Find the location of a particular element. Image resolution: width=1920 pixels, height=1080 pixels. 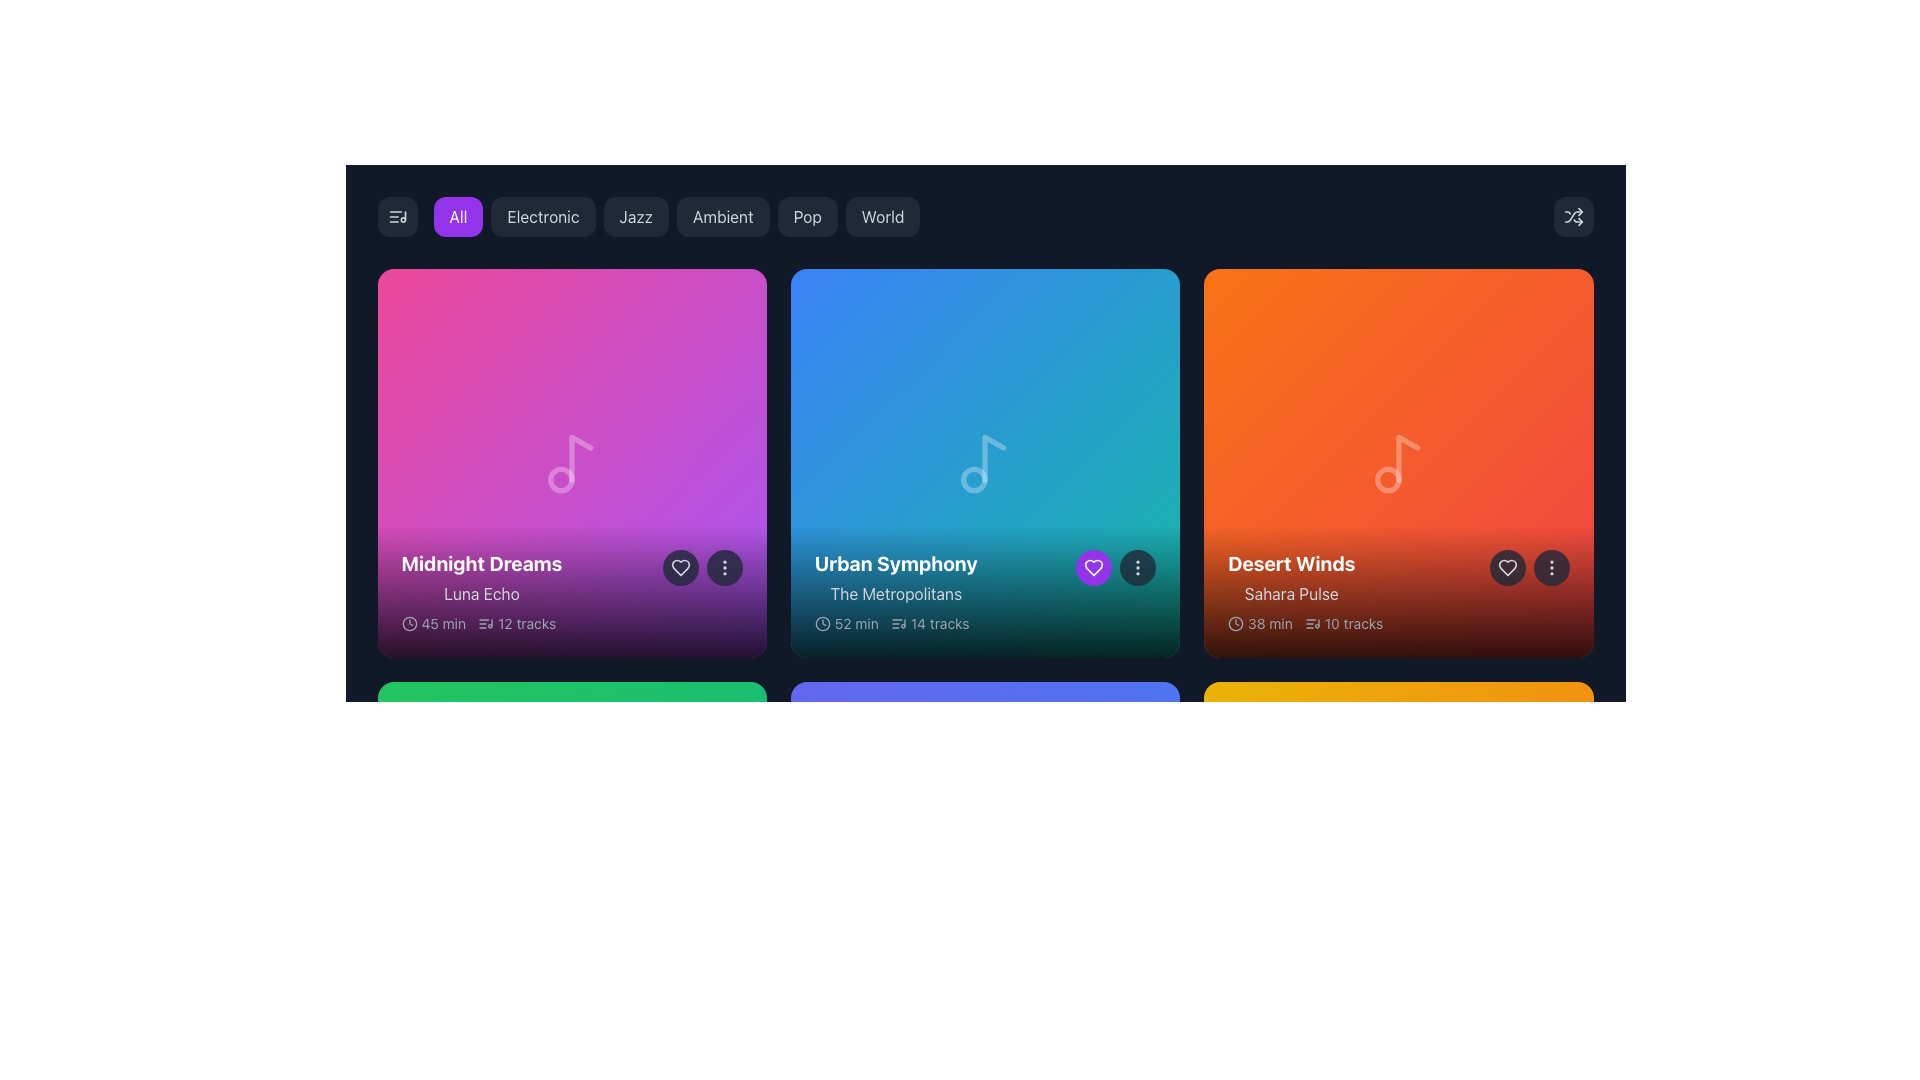

the decorative music icon located at the center of the orange gradient card under the 'Desert Winds' section, which is part of a horizontal row of playlist cards is located at coordinates (1397, 463).